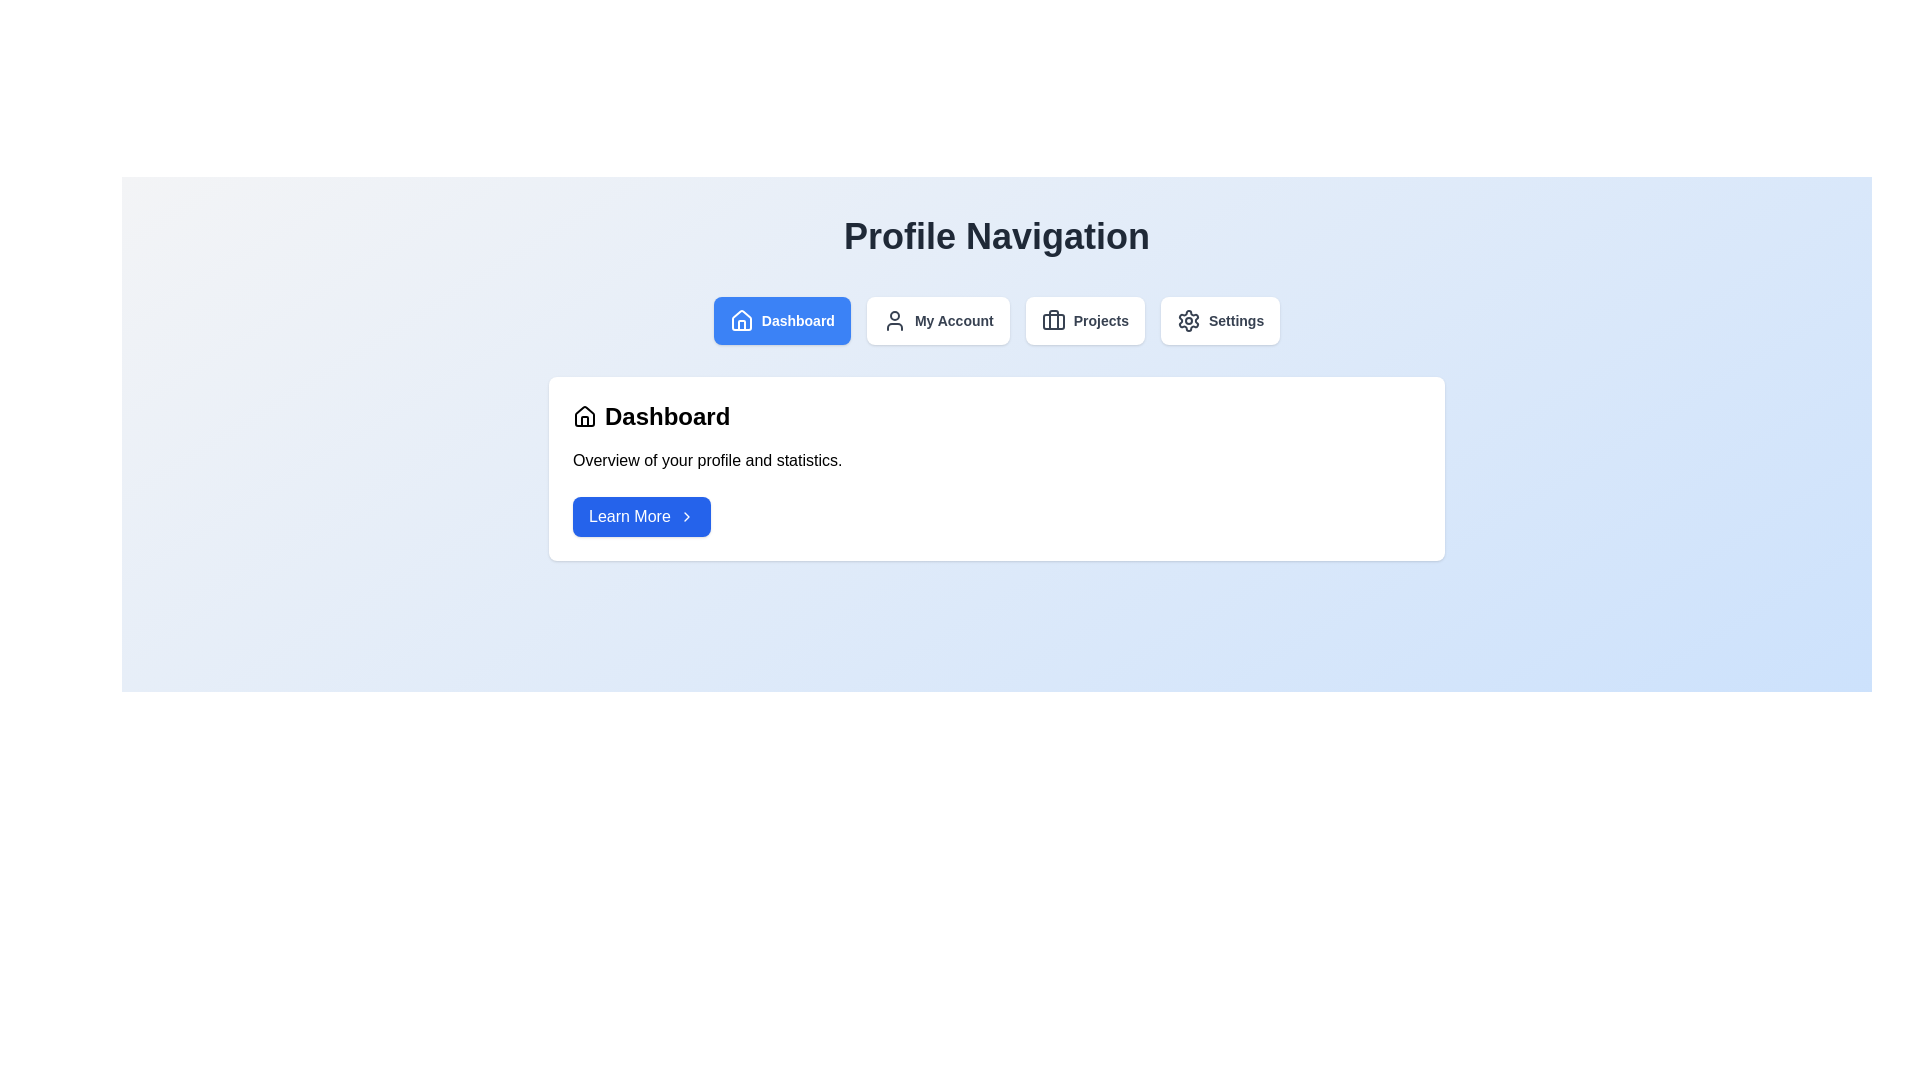 The height and width of the screenshot is (1080, 1920). I want to click on the gear-like settings icon located in the navigation bar under the 'Settings' button, so click(1189, 319).